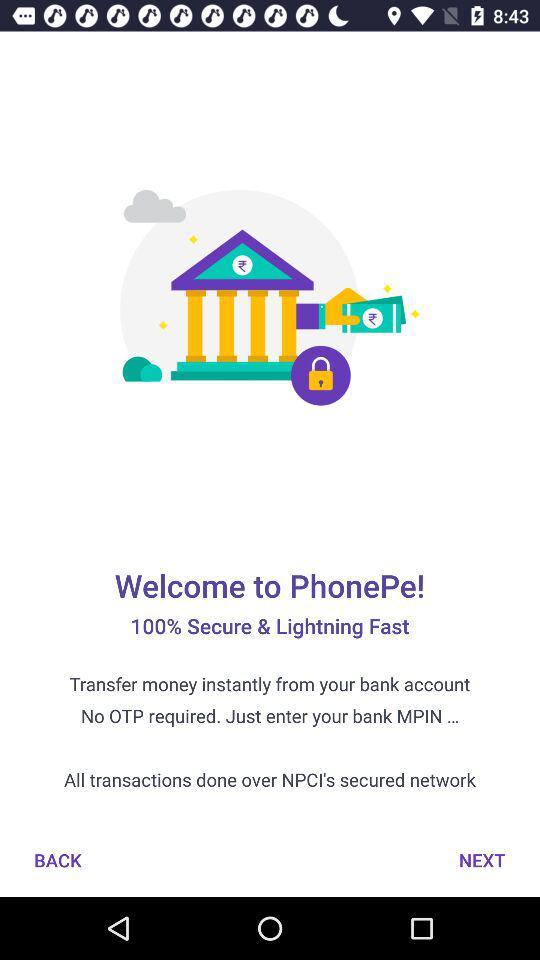  What do you see at coordinates (57, 859) in the screenshot?
I see `back item` at bounding box center [57, 859].